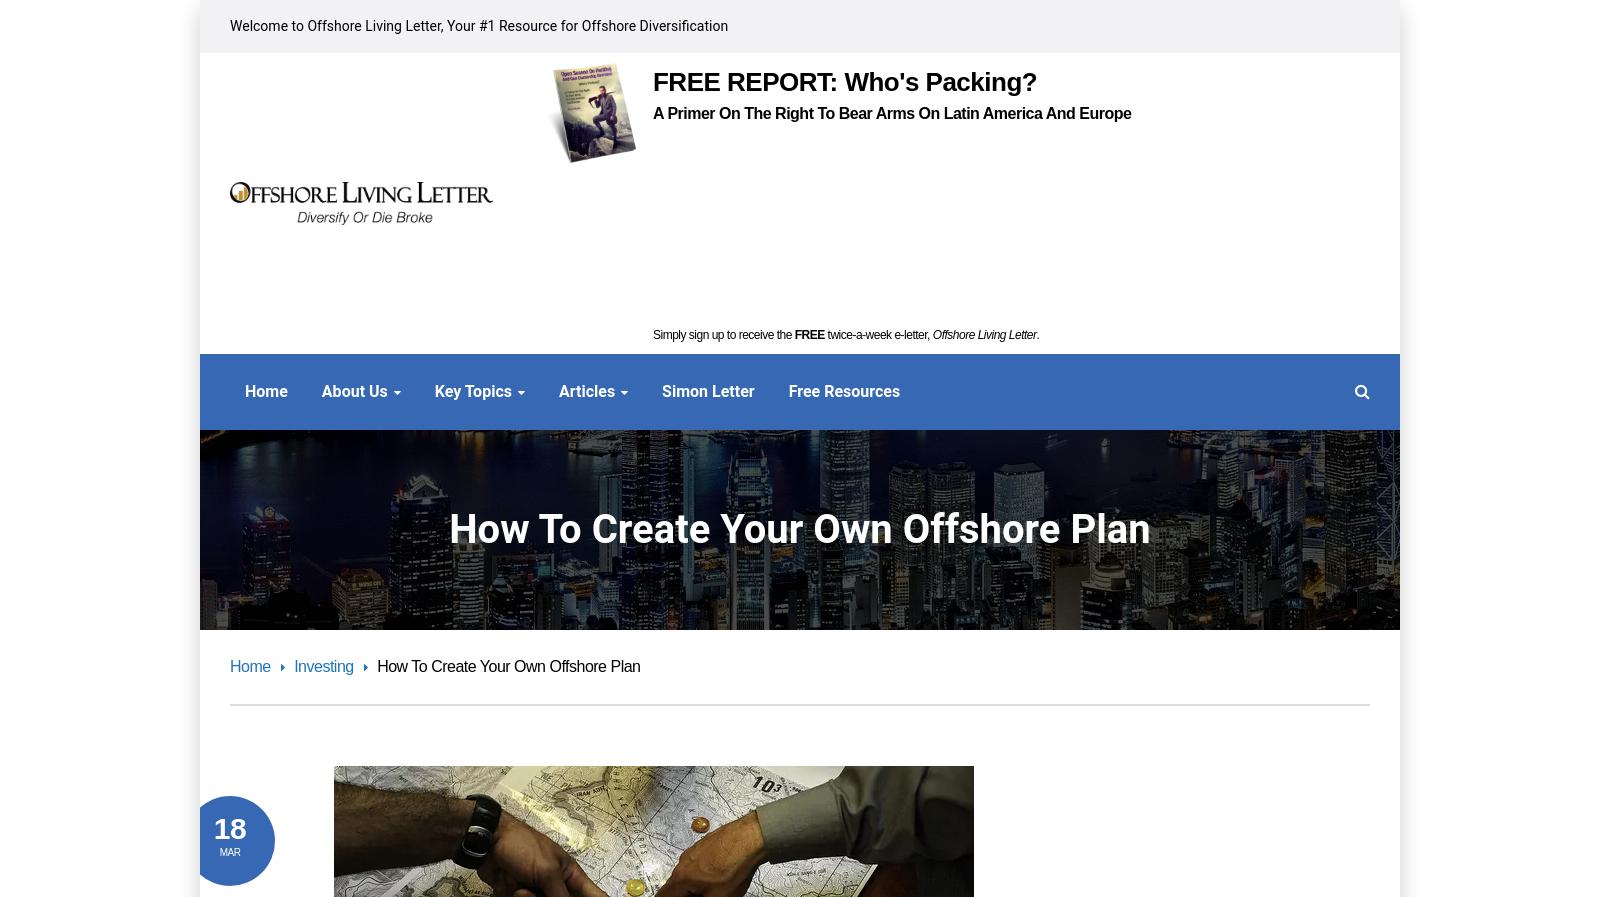  I want to click on 'Explore All Offshore Topics', so click(1256, 833).